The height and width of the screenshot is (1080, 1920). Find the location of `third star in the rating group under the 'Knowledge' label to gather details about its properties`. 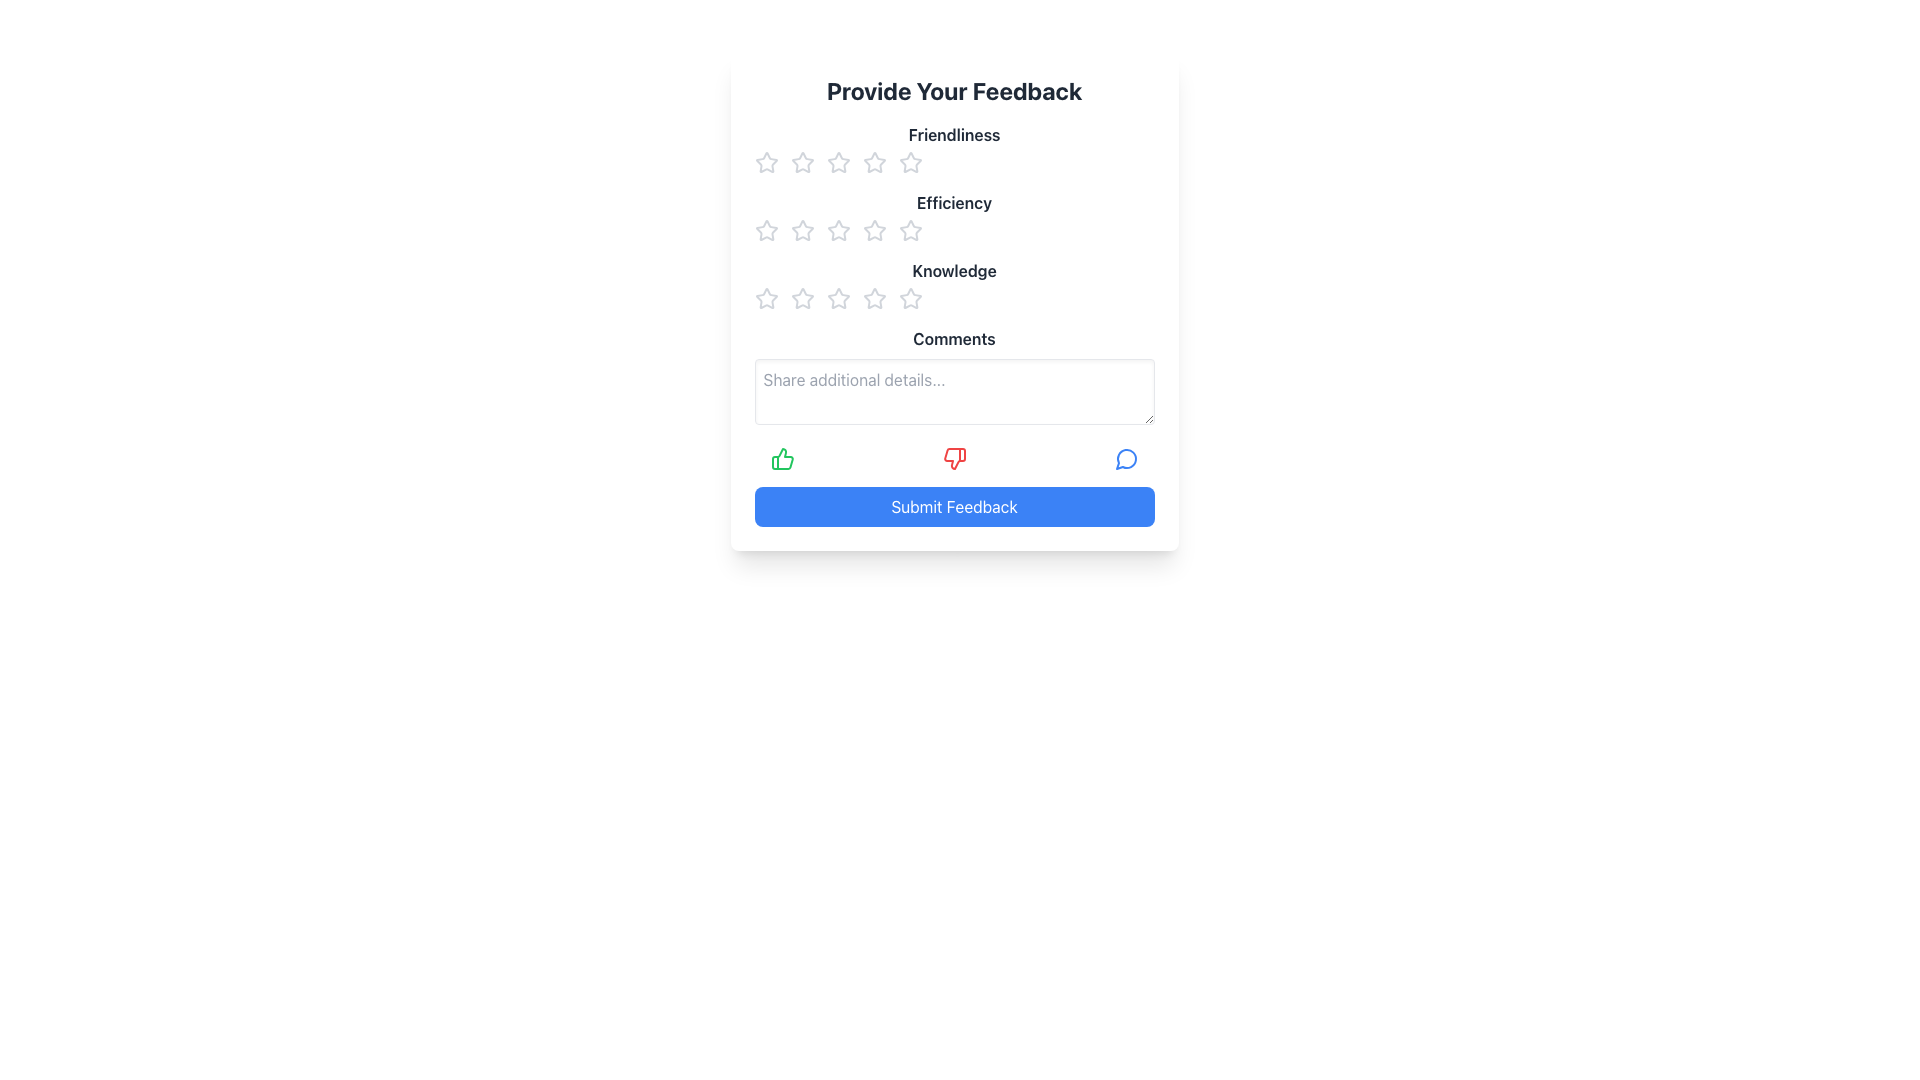

third star in the rating group under the 'Knowledge' label to gather details about its properties is located at coordinates (909, 299).